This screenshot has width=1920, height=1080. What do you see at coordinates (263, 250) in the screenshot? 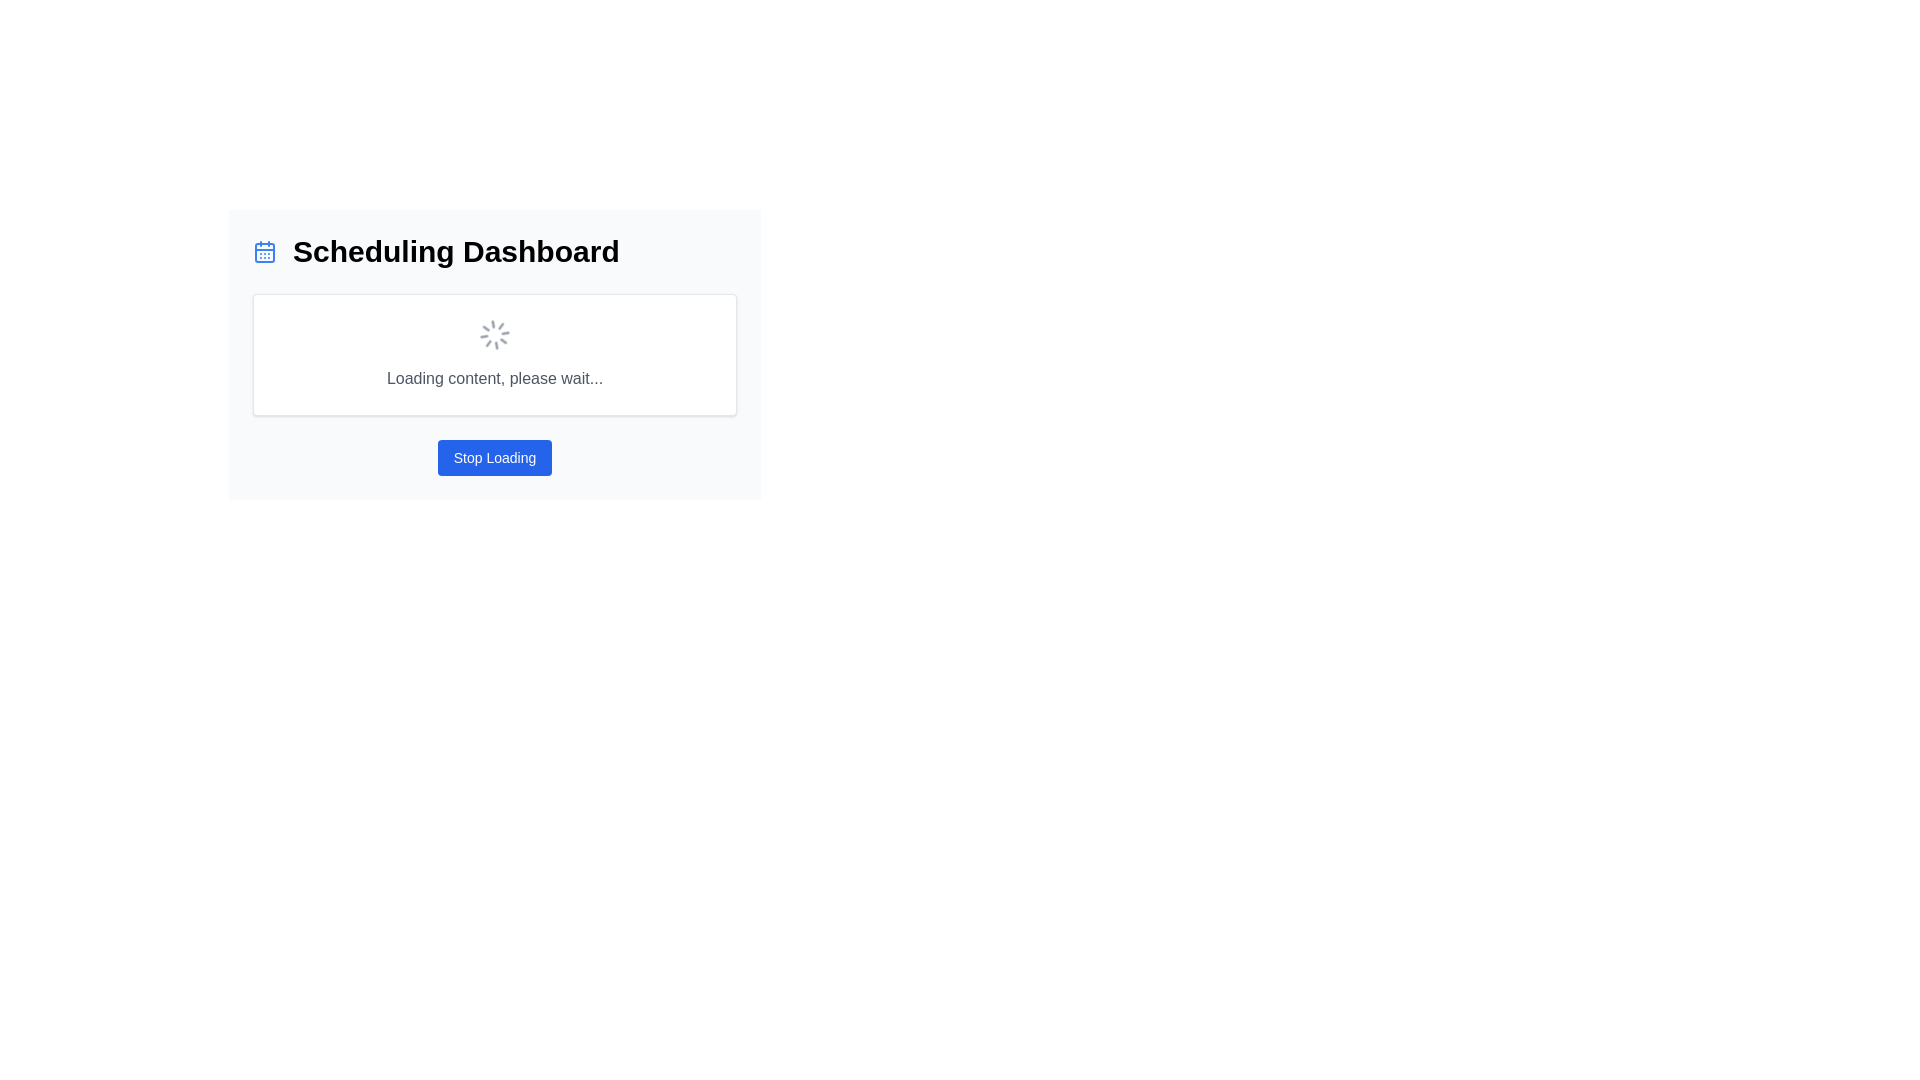
I see `the blue calendar icon located at the top left of the interface, adjacent to the 'Scheduling Dashboard' text` at bounding box center [263, 250].